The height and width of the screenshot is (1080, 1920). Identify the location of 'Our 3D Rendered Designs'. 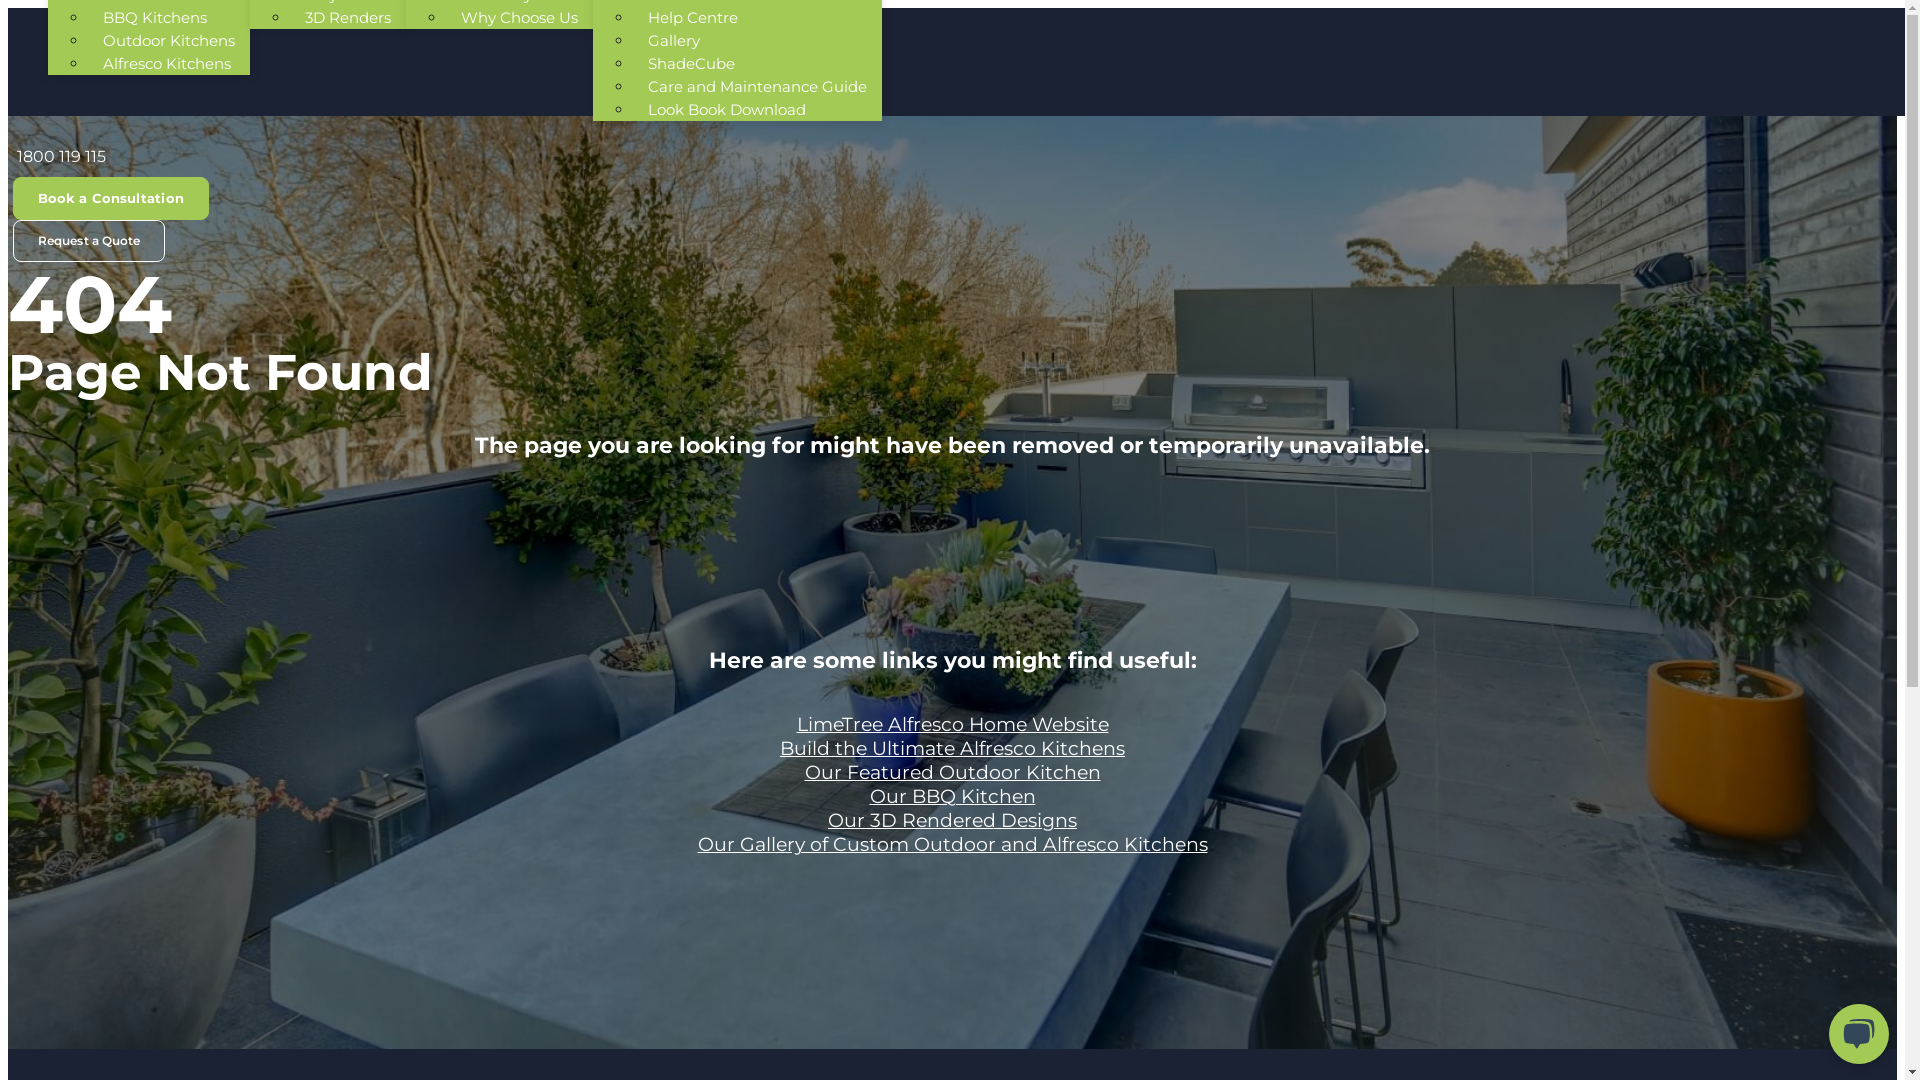
(828, 820).